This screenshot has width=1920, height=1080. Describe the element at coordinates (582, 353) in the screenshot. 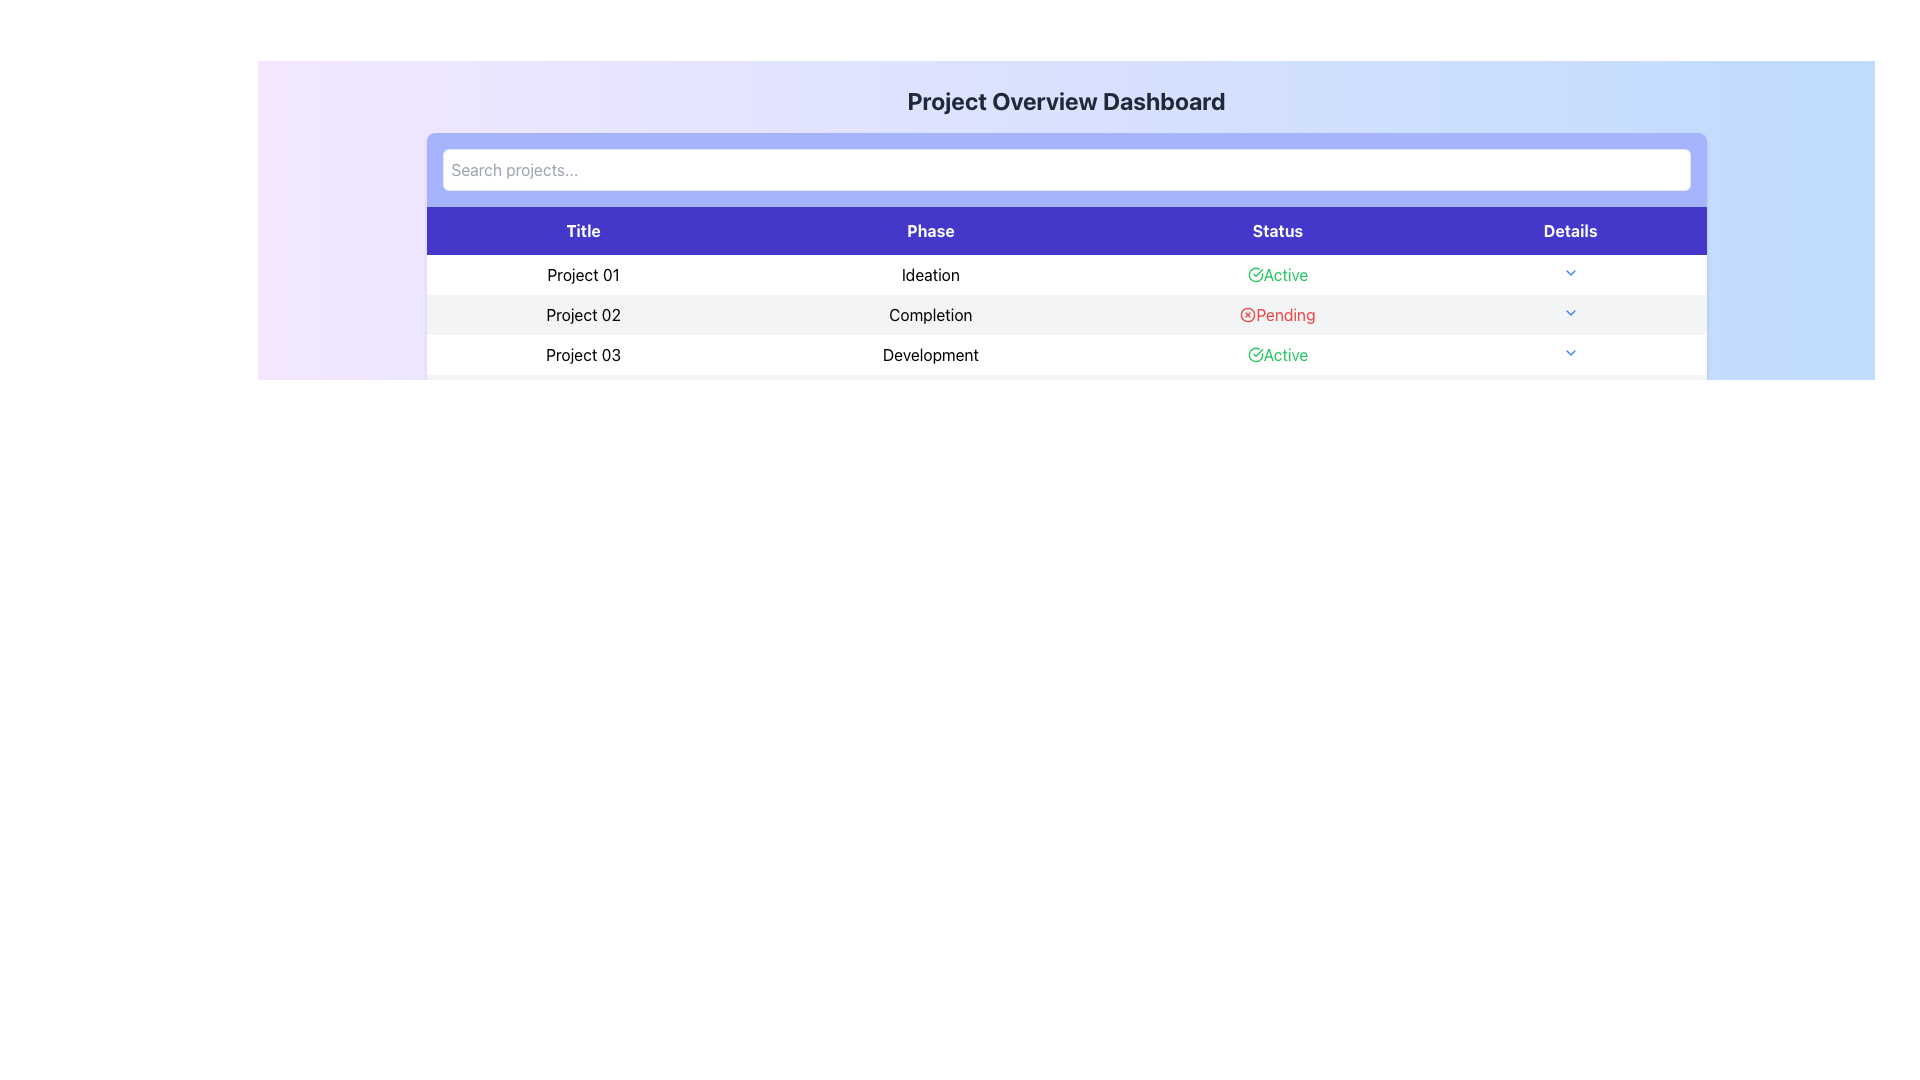

I see `the project title text label in the first column of the table` at that location.